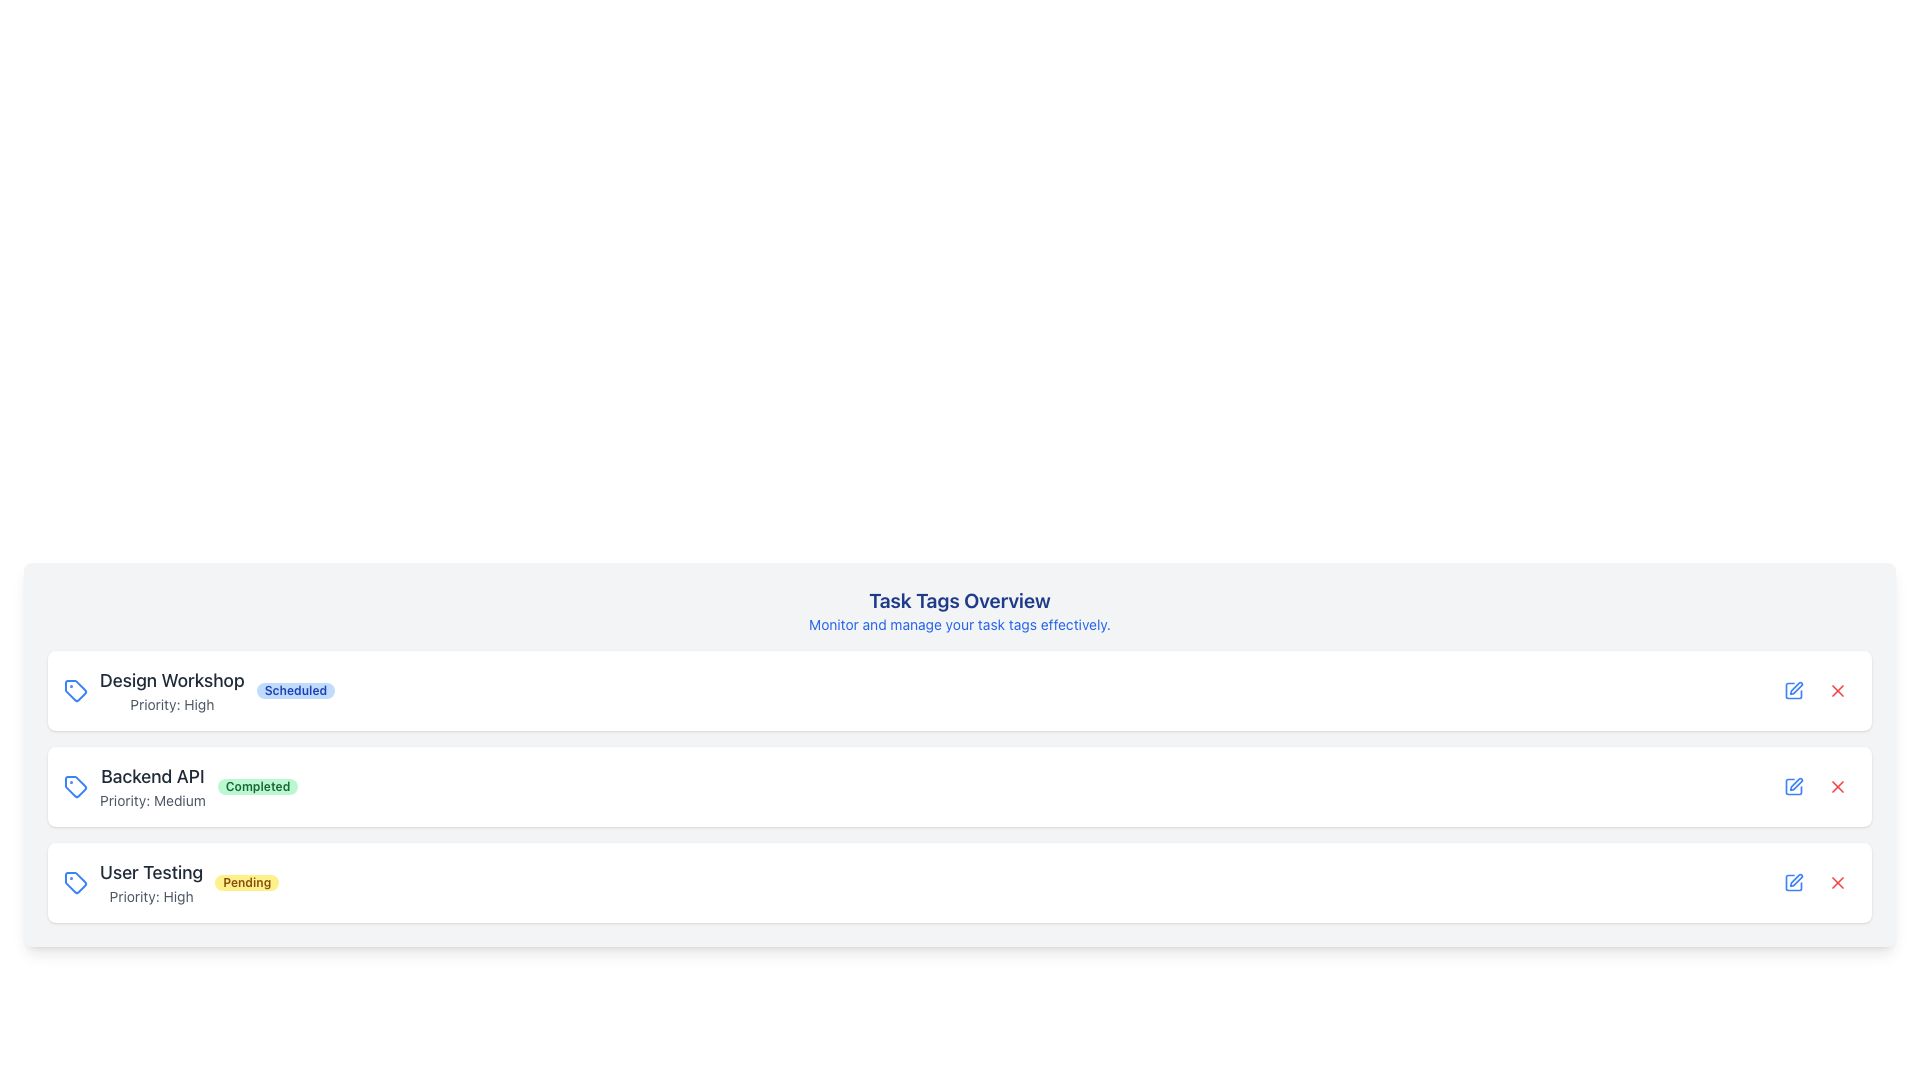 The height and width of the screenshot is (1080, 1920). What do you see at coordinates (1838, 785) in the screenshot?
I see `the delete button located immediately to the right of the blue edit icon in the rightmost section of the row` at bounding box center [1838, 785].